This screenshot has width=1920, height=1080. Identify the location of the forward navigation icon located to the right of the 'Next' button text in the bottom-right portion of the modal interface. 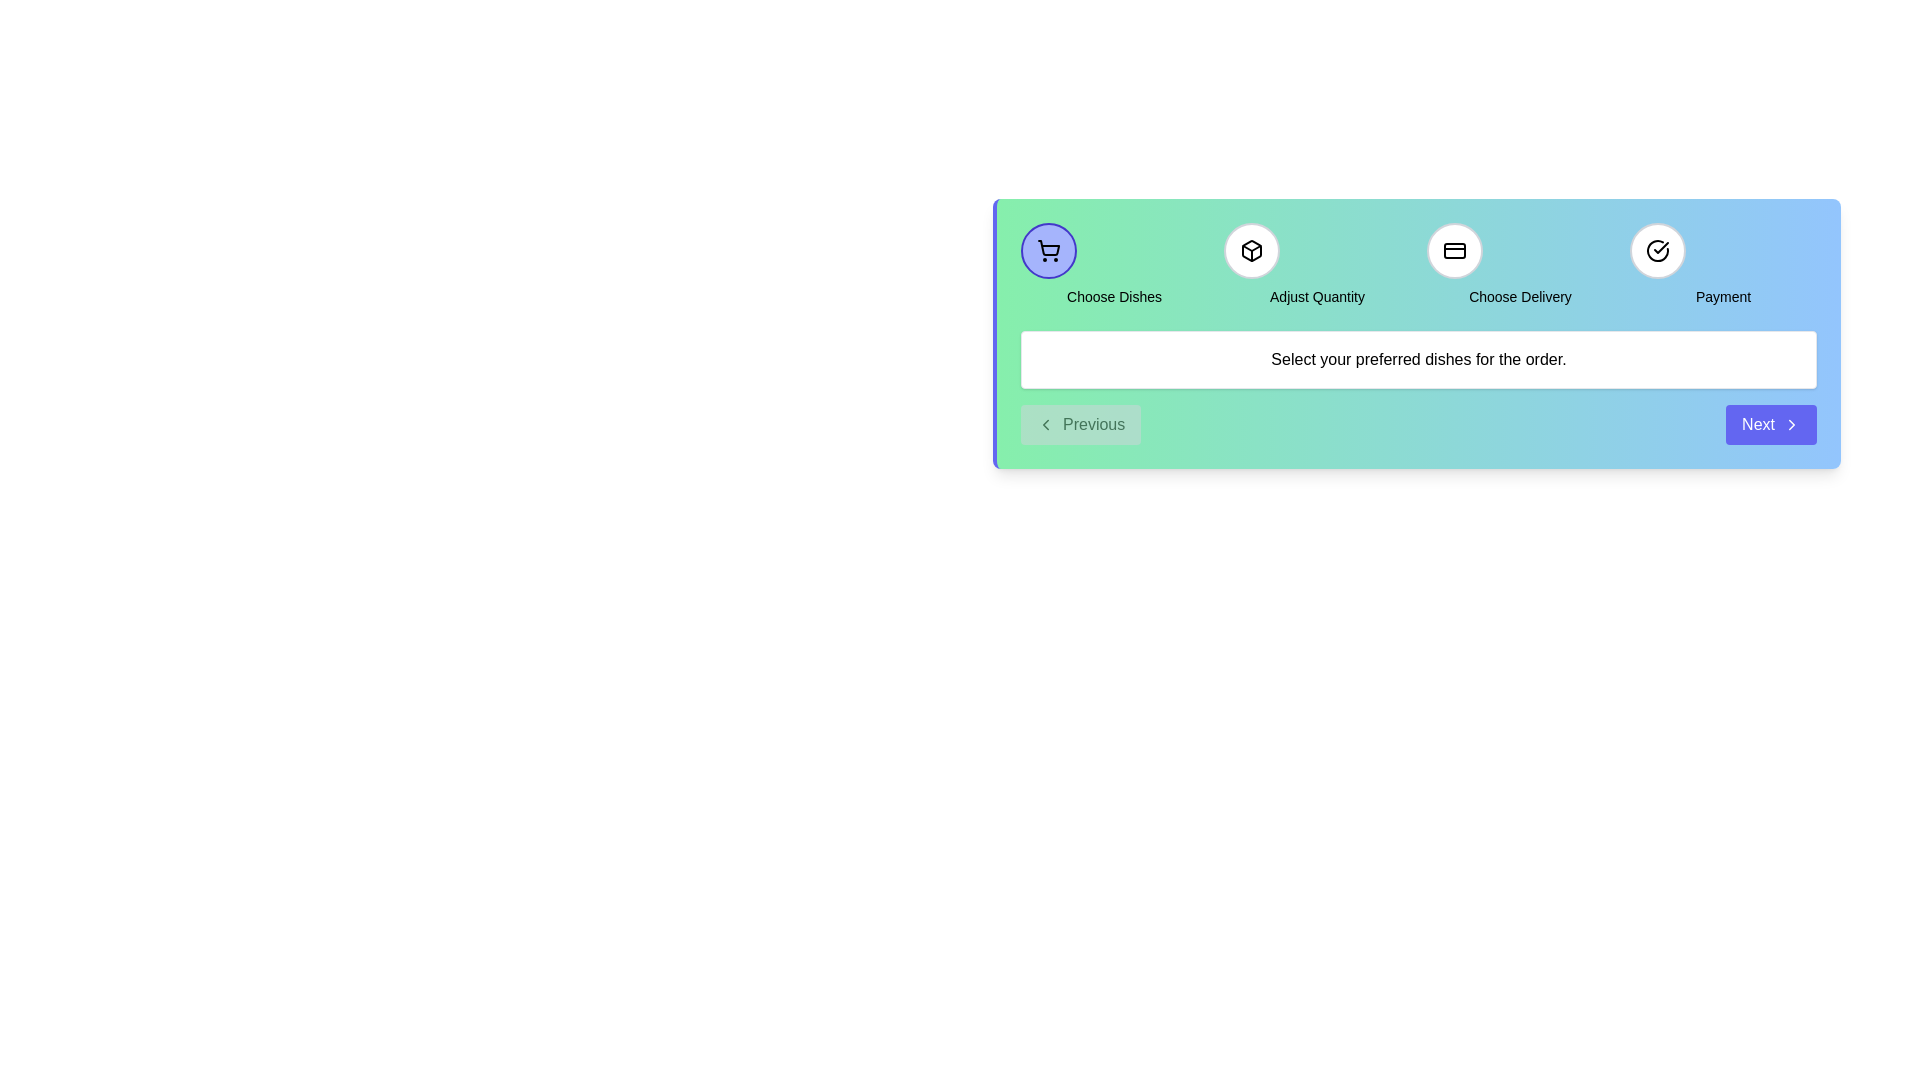
(1791, 423).